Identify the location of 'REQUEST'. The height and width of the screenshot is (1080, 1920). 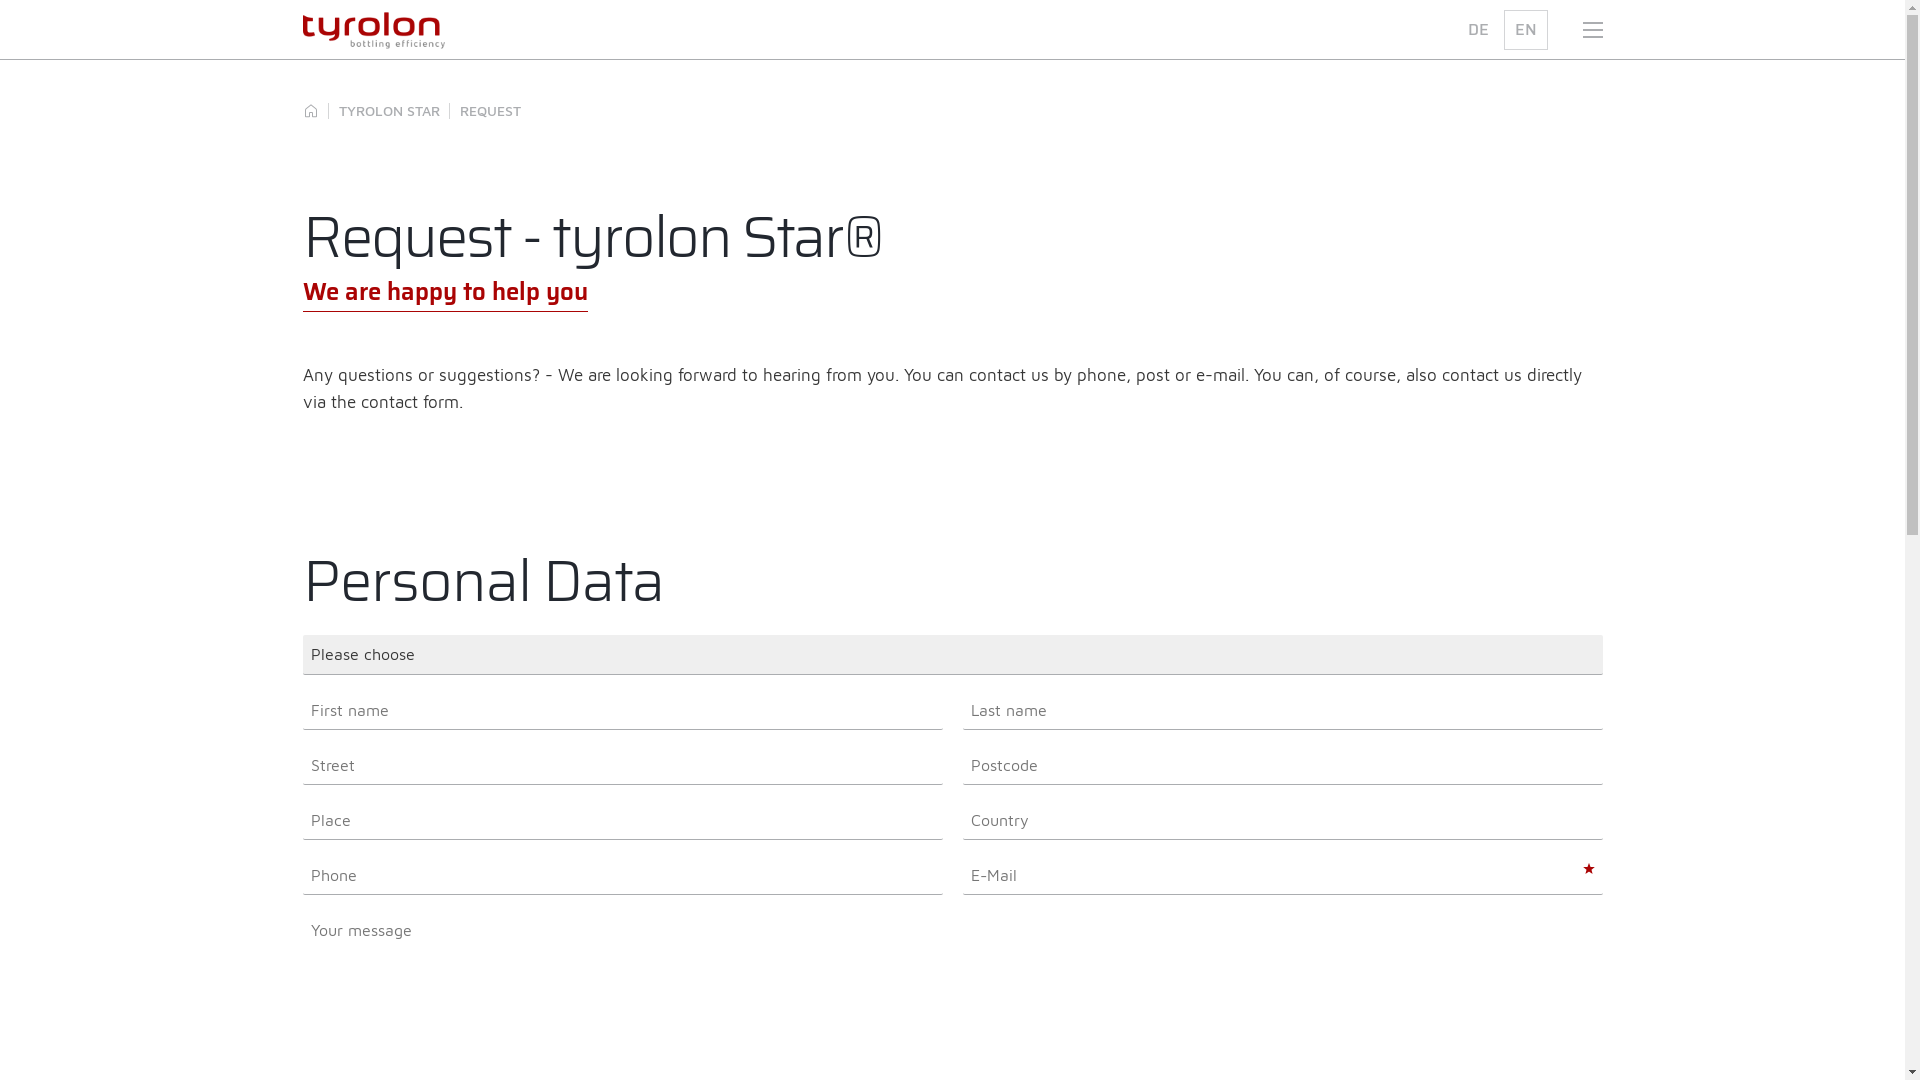
(490, 111).